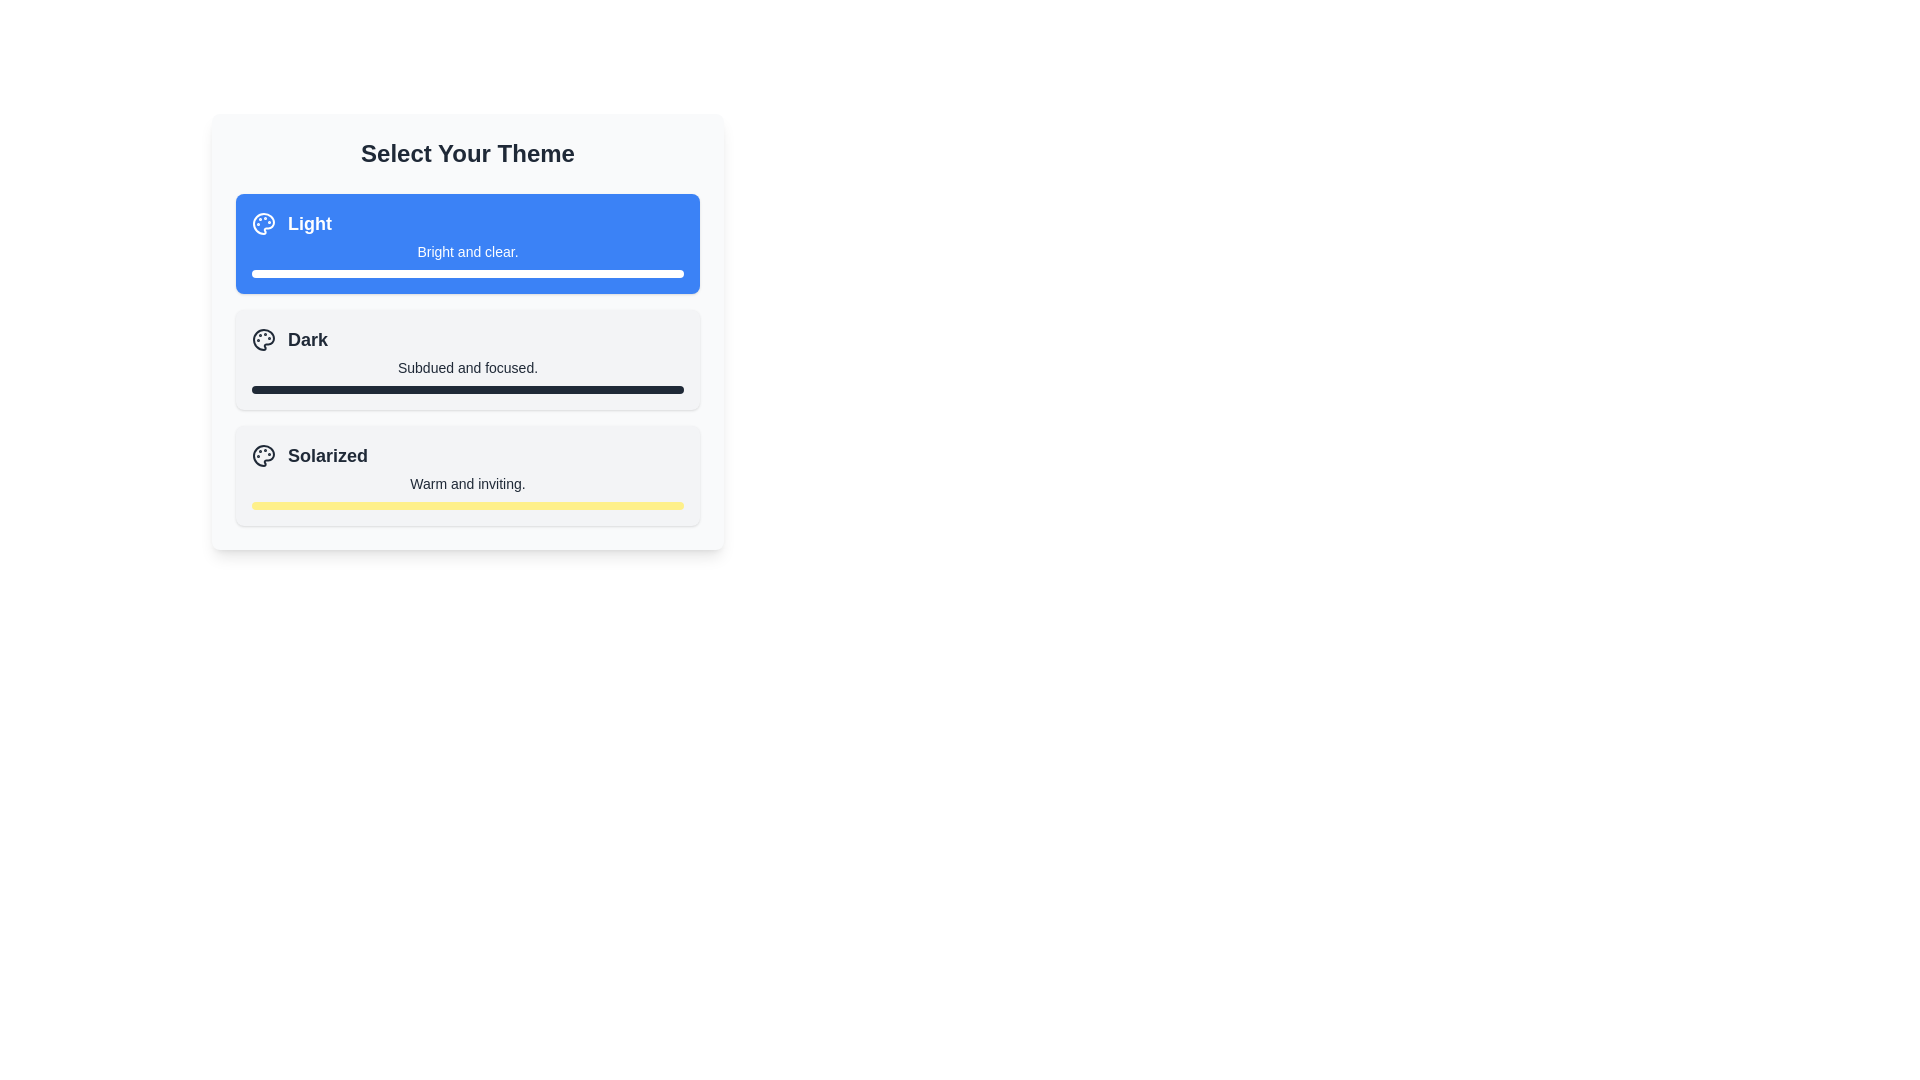 The image size is (1920, 1080). Describe the element at coordinates (263, 338) in the screenshot. I see `the central component of the painter's palette icon, which is black and styled as an SVG graphic, located in the lower section of the Solarized theme card, to possibly display a tooltip` at that location.